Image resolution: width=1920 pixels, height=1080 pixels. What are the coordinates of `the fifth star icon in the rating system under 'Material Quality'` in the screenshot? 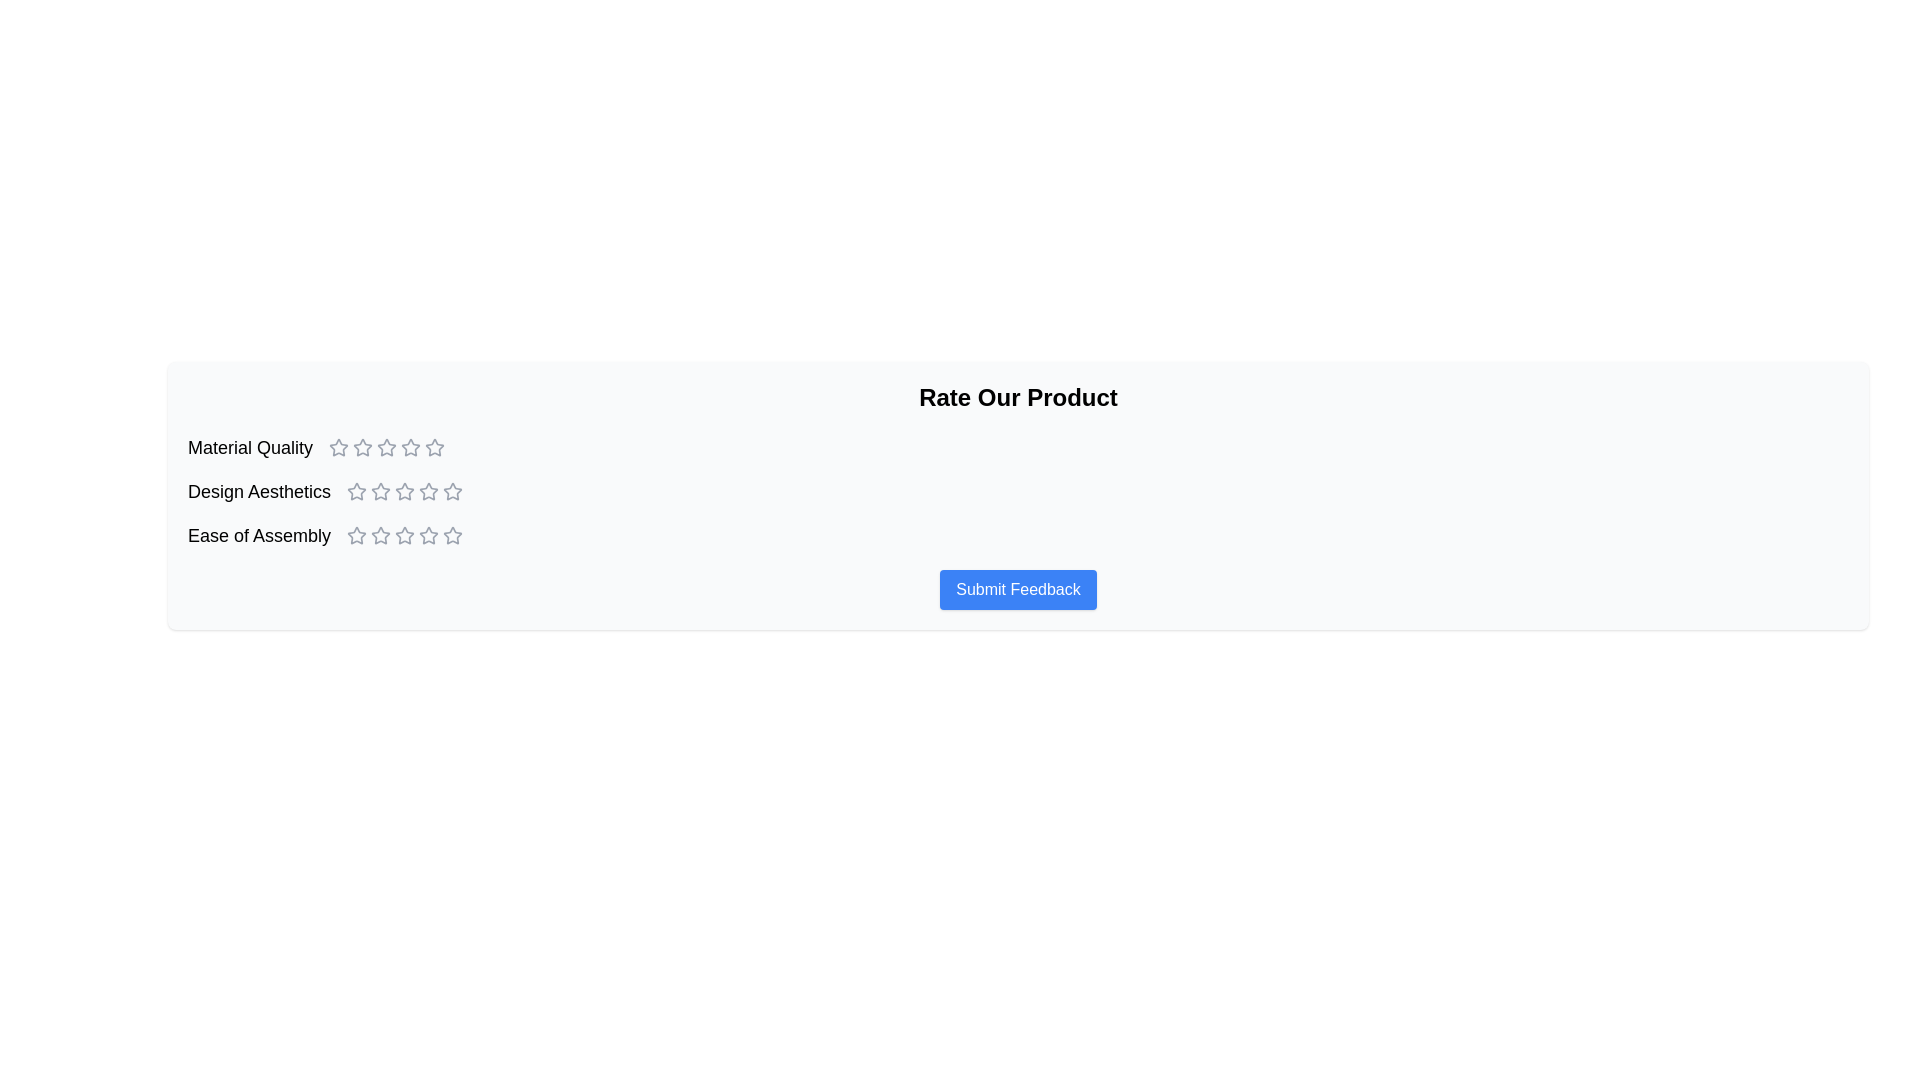 It's located at (410, 446).